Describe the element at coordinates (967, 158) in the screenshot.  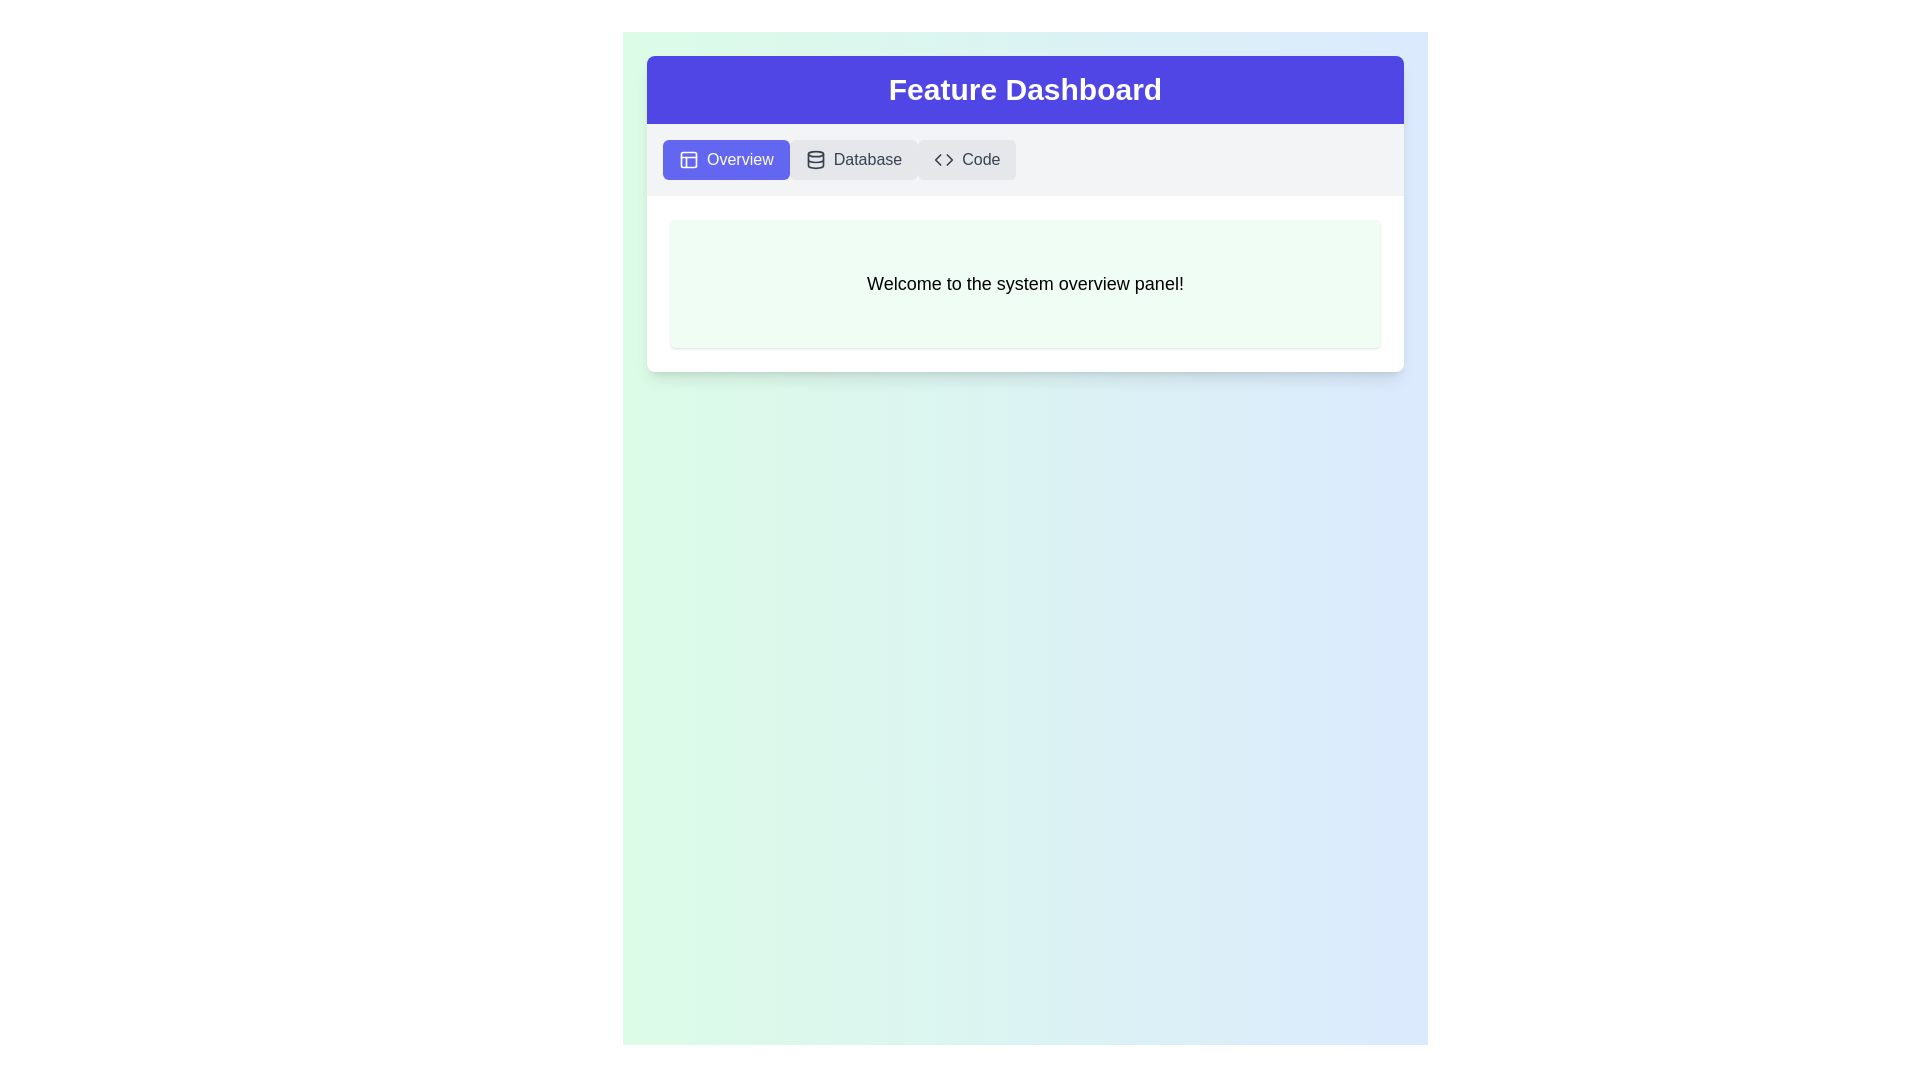
I see `the 'Code' button, which is a rectangular button with a light gray background and dark gray text, displaying the text 'Code' and an icon of angle brackets ('<>') on the left side` at that location.